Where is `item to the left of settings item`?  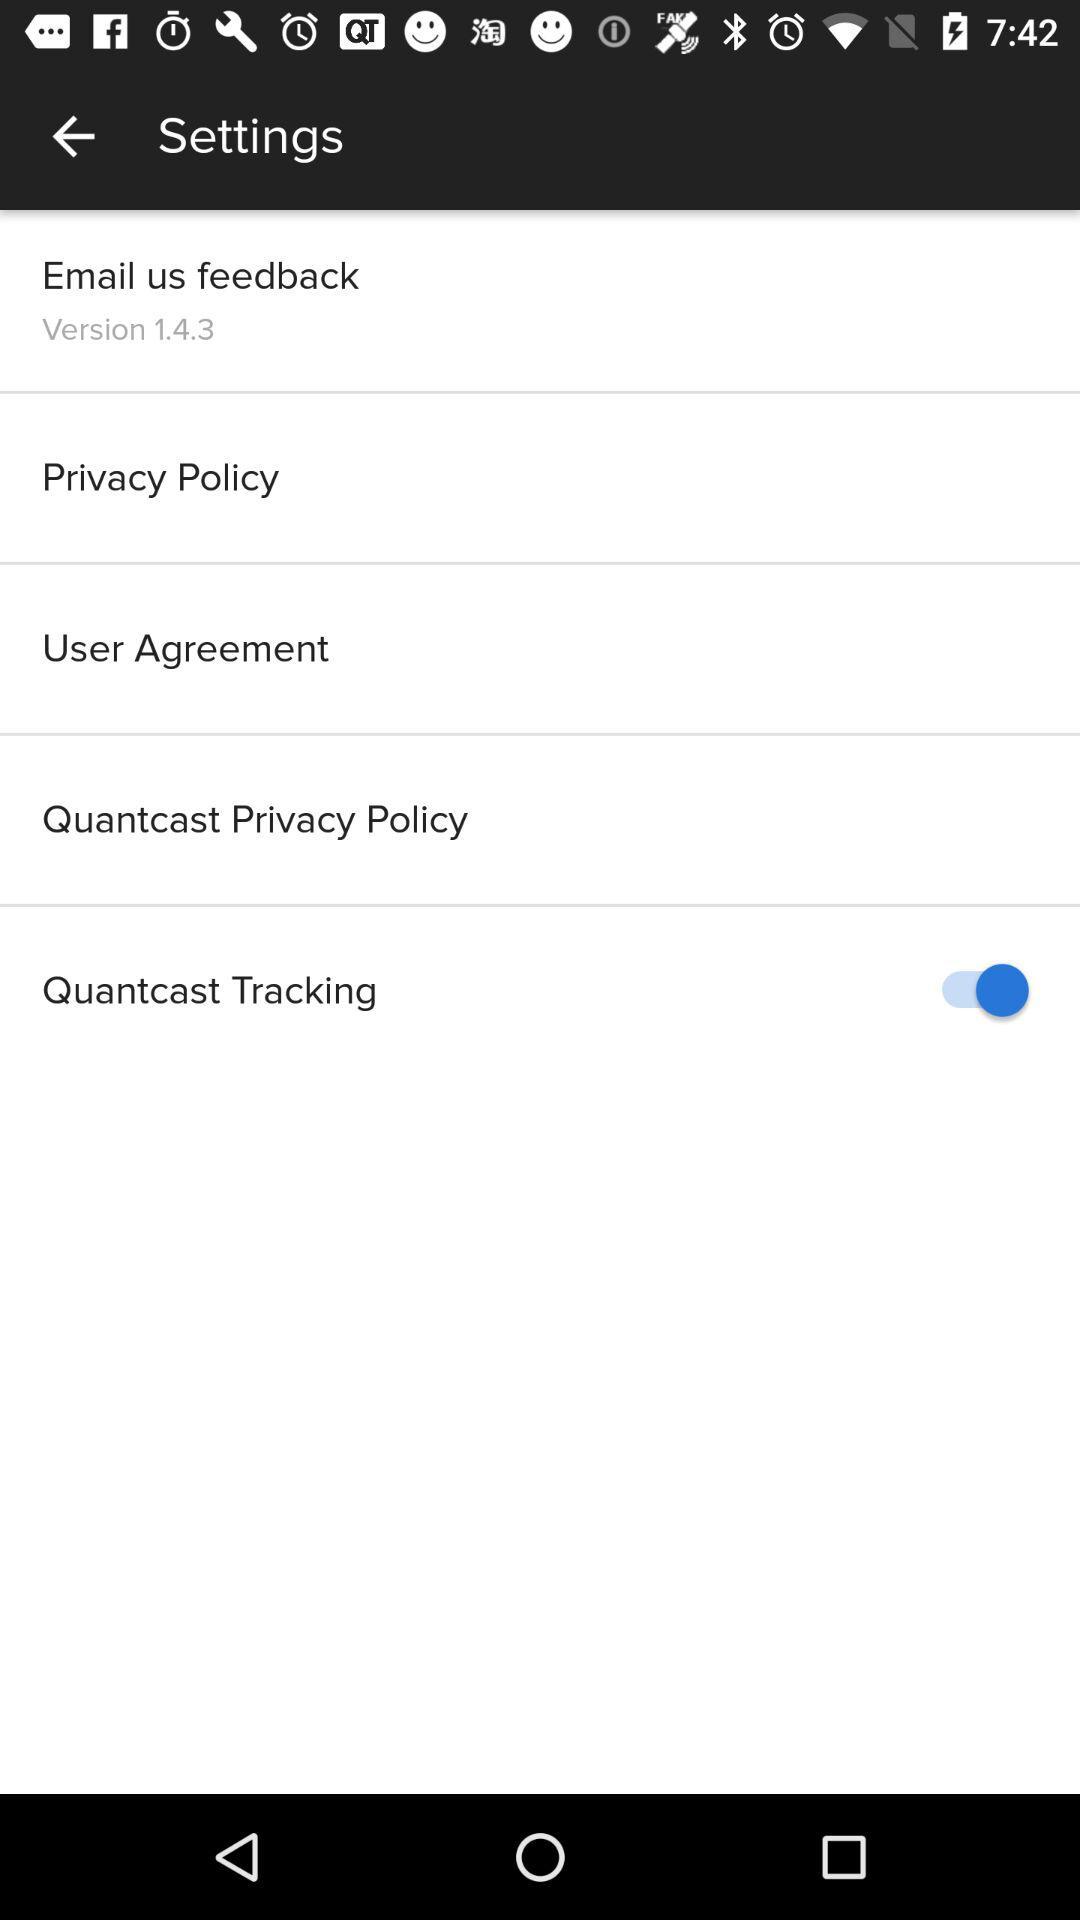 item to the left of settings item is located at coordinates (72, 135).